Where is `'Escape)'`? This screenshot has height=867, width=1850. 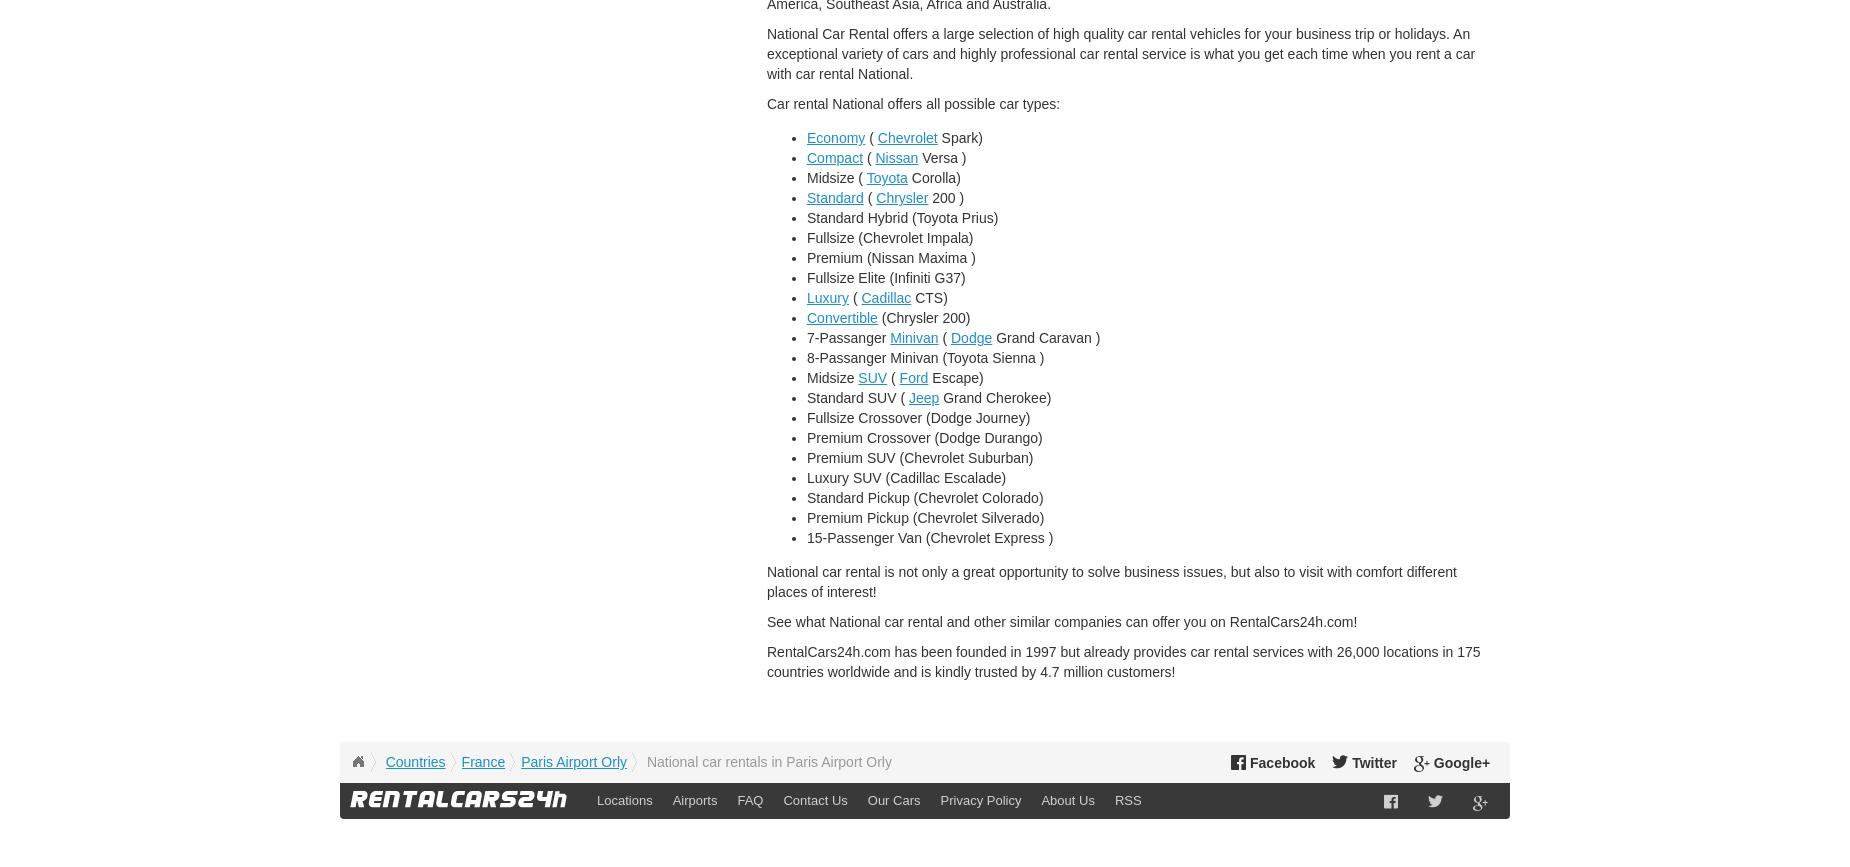
'Escape)' is located at coordinates (954, 378).